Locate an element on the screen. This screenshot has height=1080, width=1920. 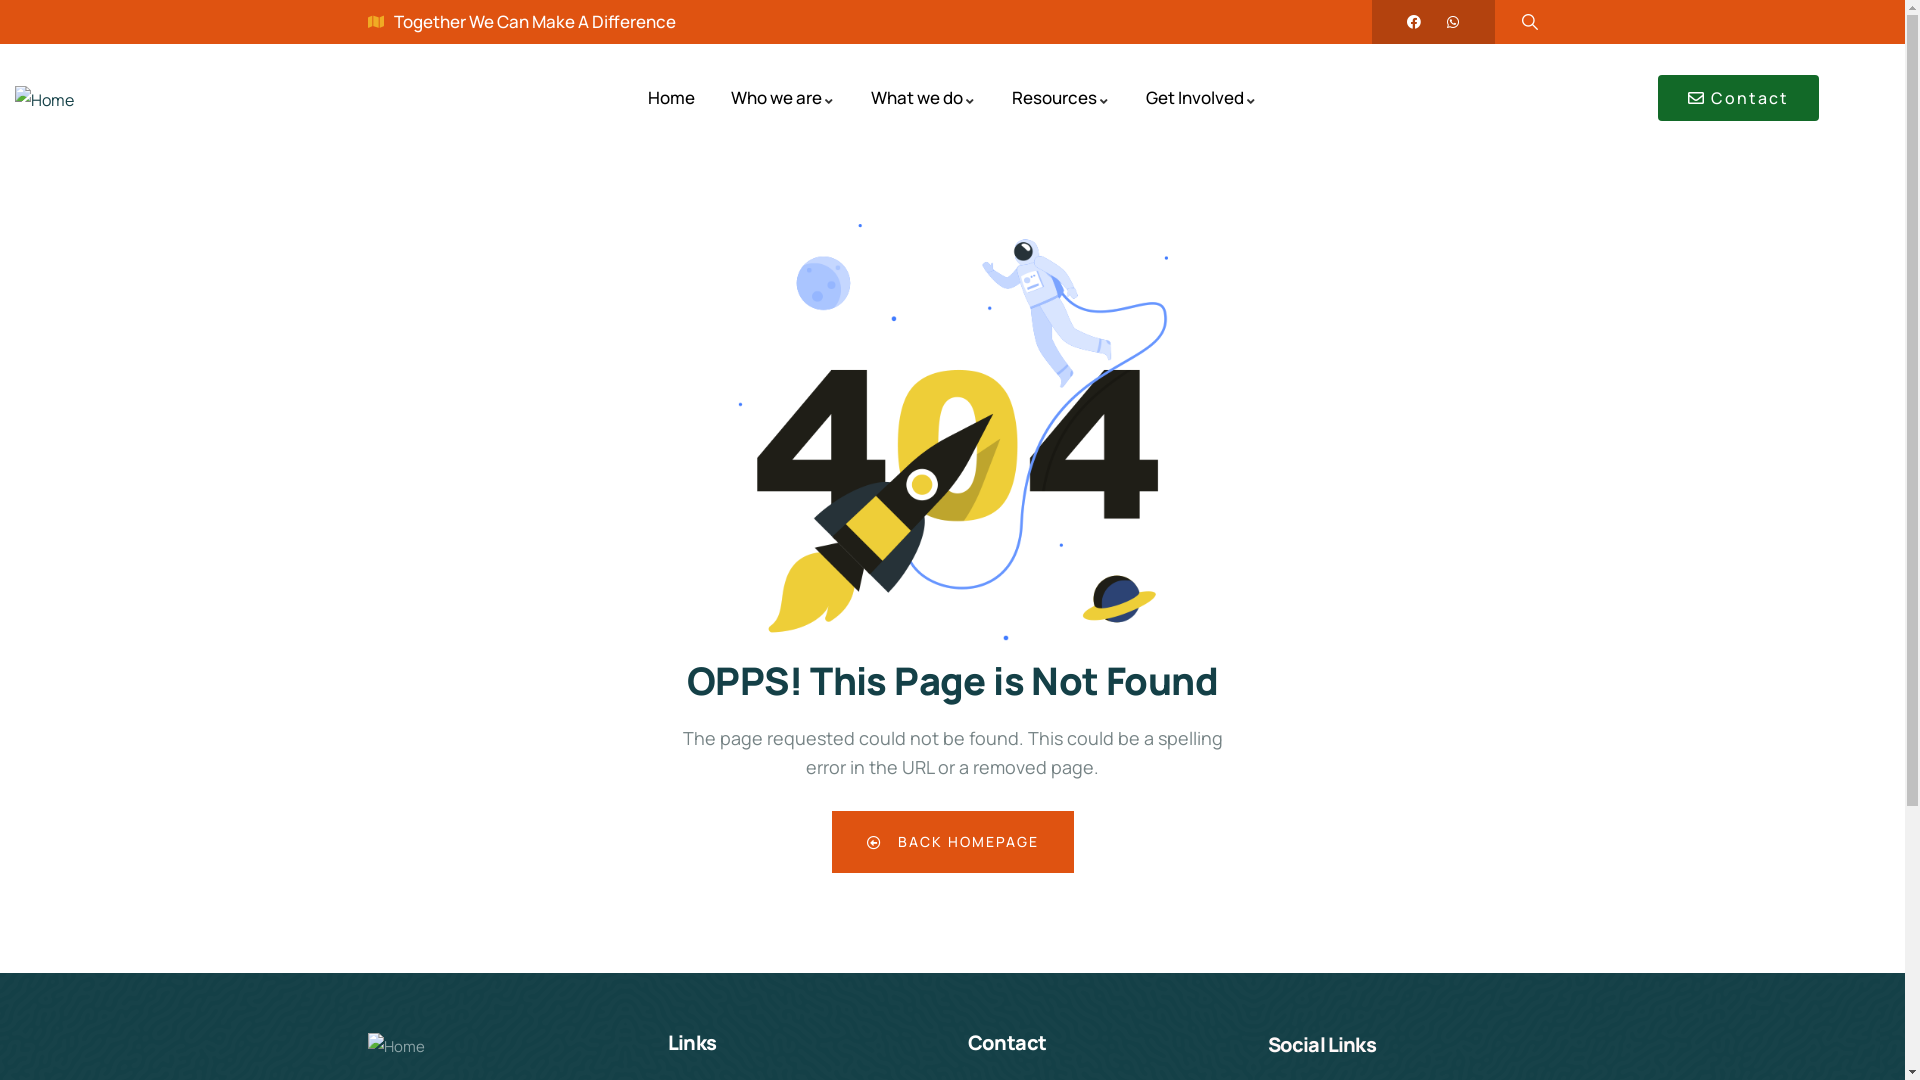
'Contact' is located at coordinates (1657, 97).